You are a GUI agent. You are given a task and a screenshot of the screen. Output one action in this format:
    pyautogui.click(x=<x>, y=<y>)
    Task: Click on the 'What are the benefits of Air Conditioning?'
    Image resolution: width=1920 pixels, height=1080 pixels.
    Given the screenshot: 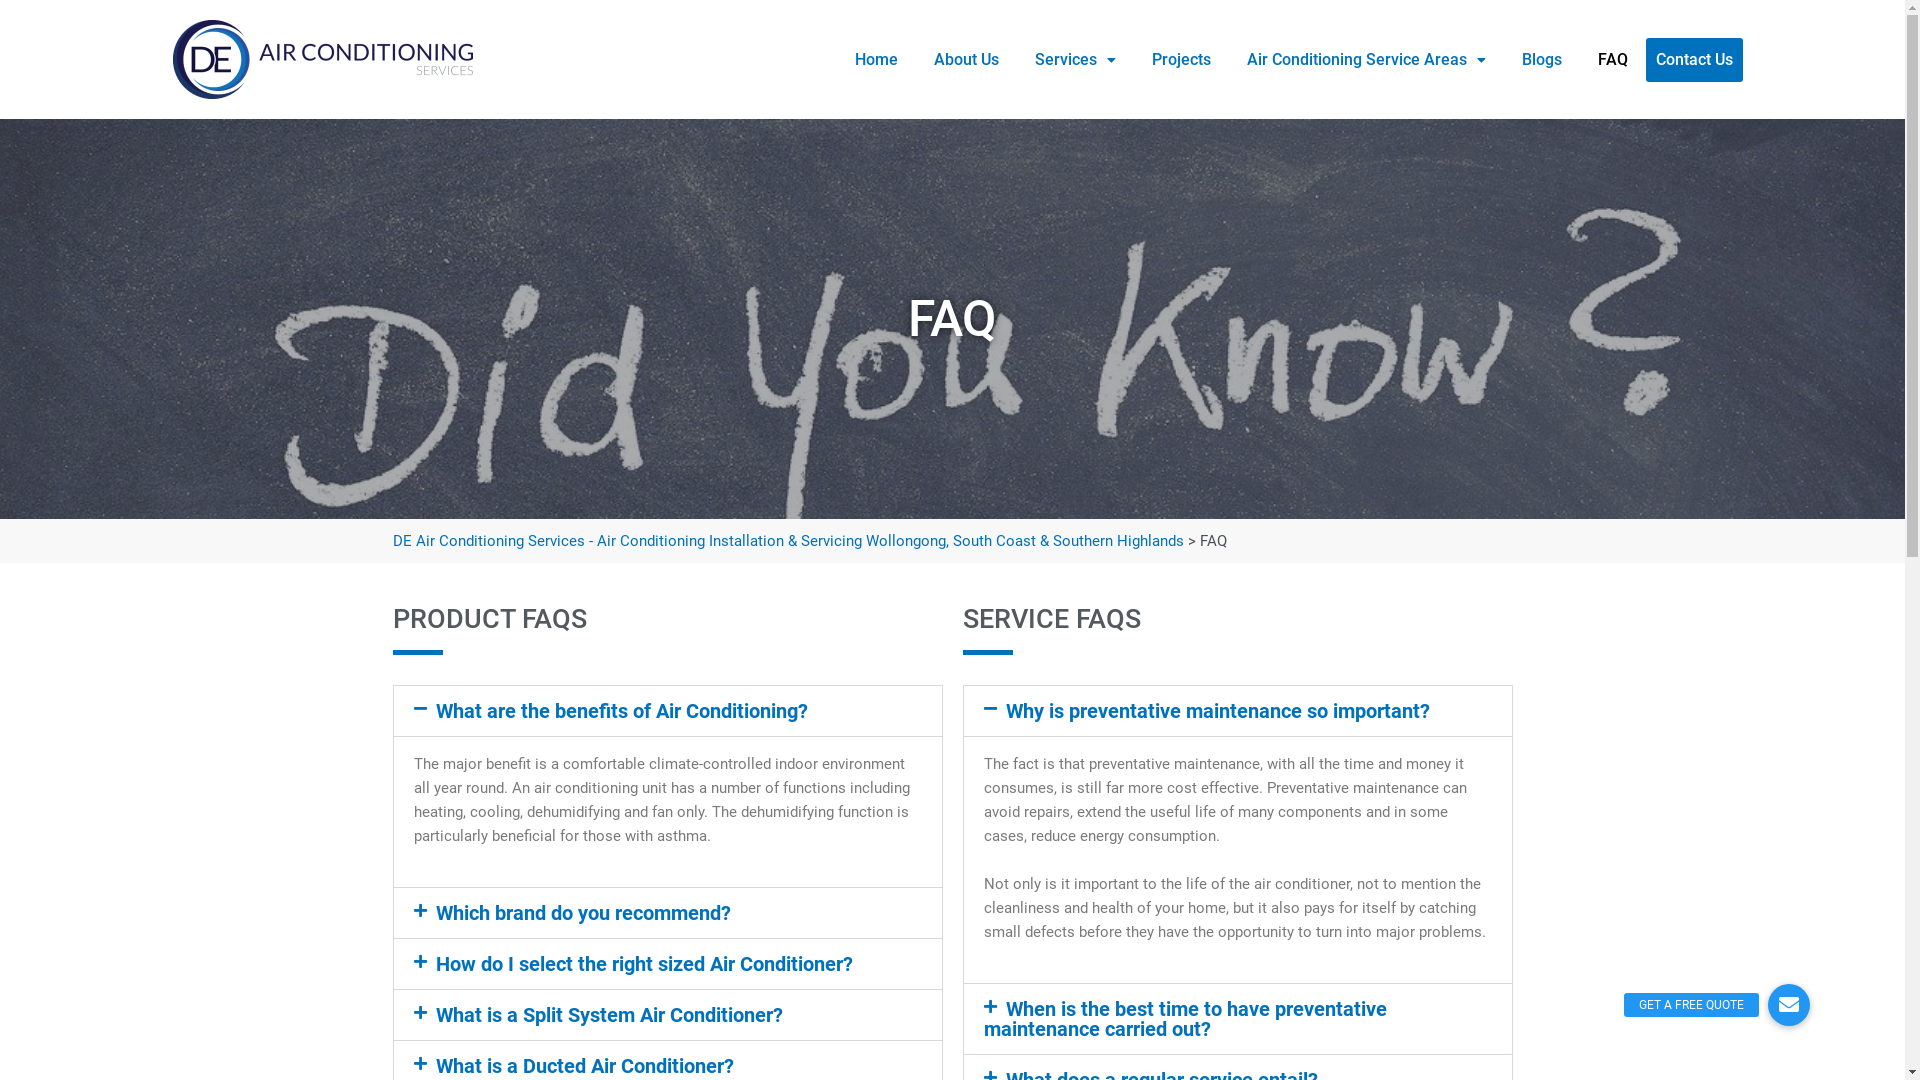 What is the action you would take?
    pyautogui.click(x=621, y=709)
    